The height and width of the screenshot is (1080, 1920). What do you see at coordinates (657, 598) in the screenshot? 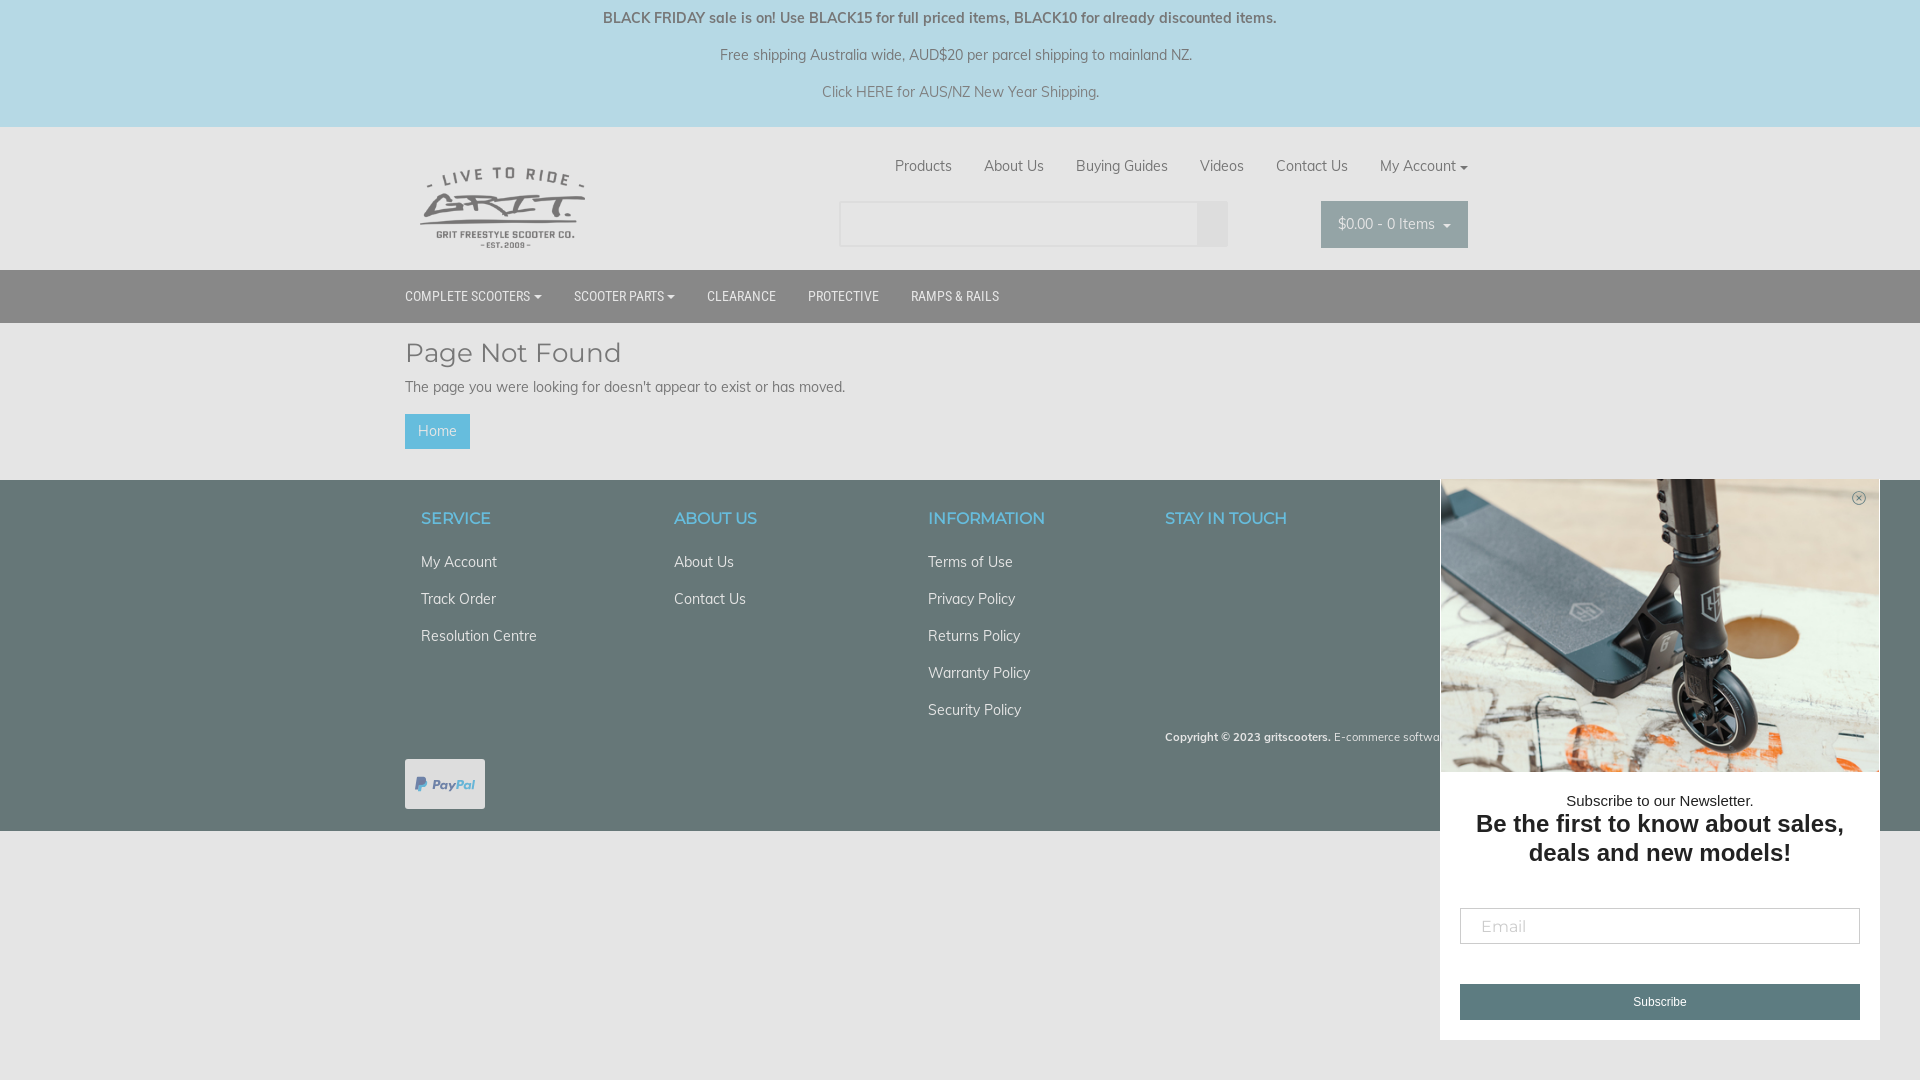
I see `'Contact Us'` at bounding box center [657, 598].